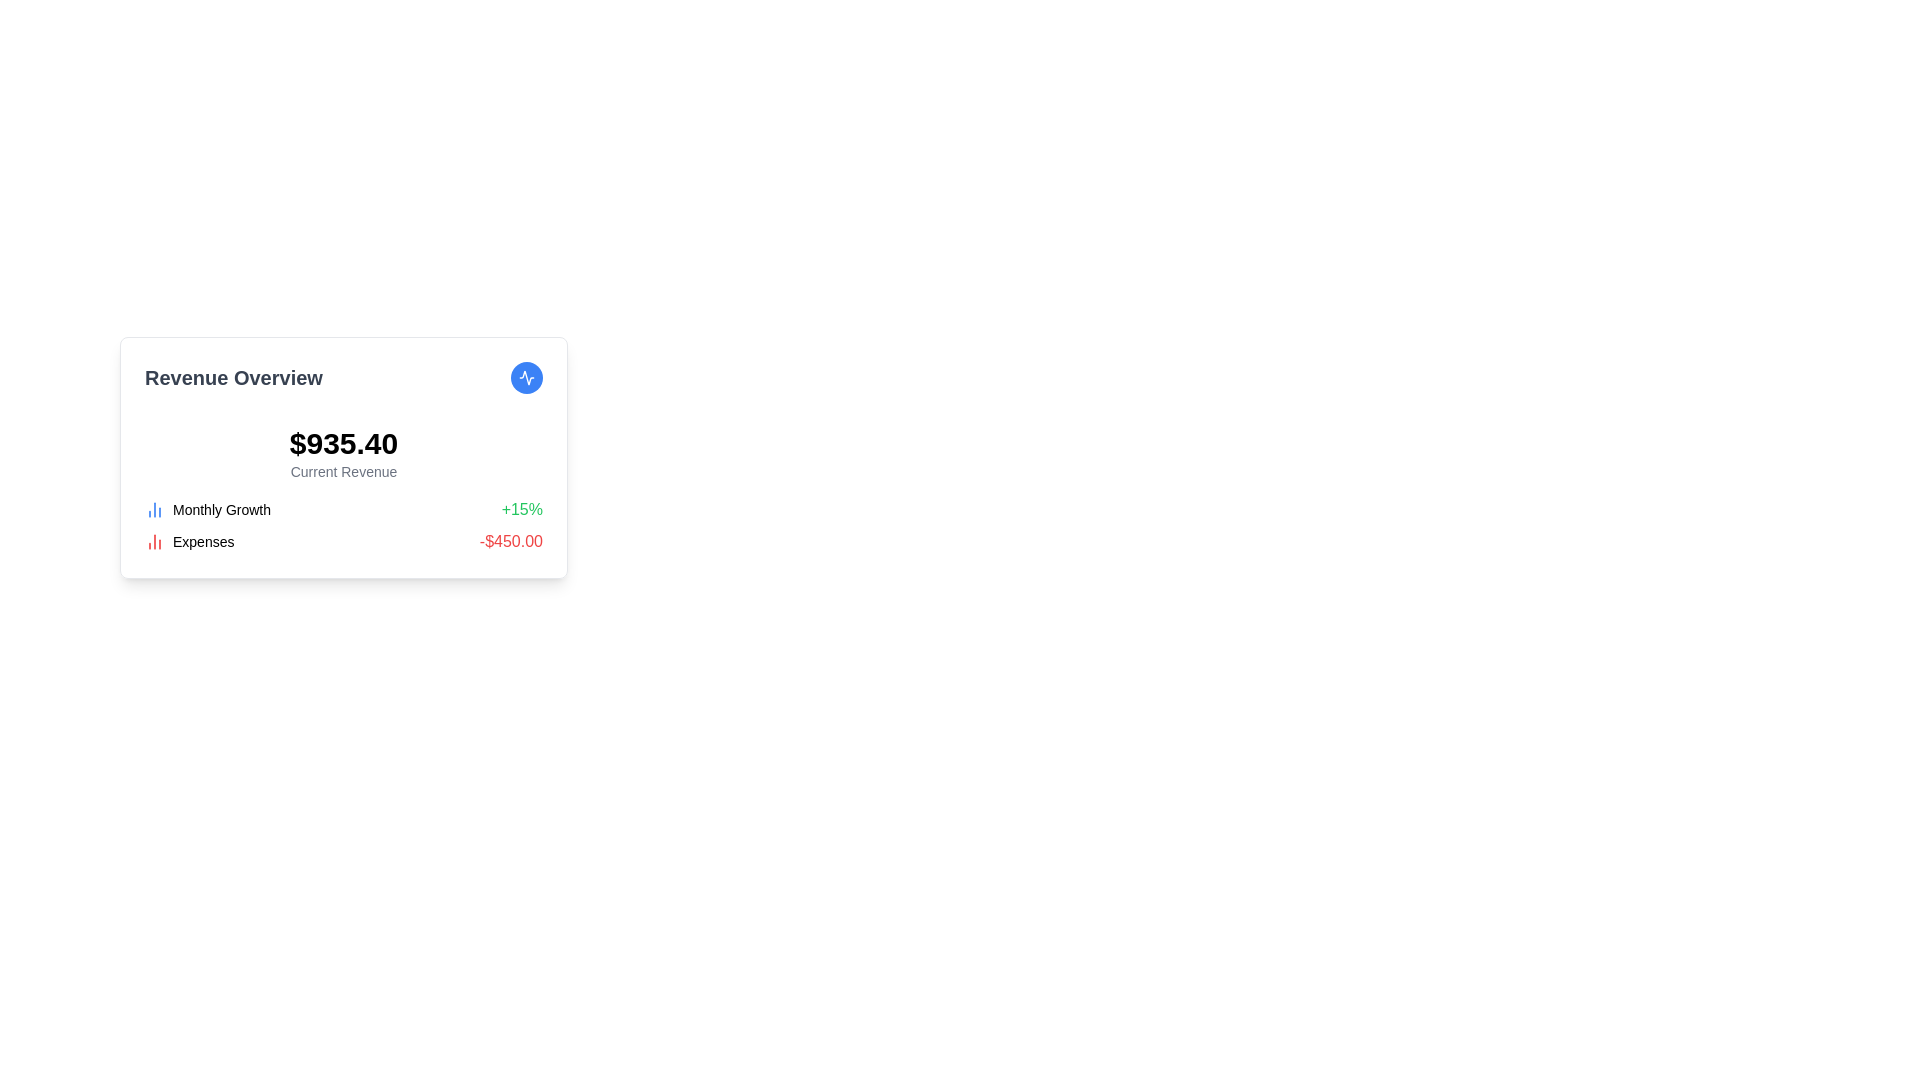  Describe the element at coordinates (527, 378) in the screenshot. I see `the waveform icon graphical component with a blue circular background and white sine-wave design located in the top-right corner of the 'Revenue Overview' card` at that location.